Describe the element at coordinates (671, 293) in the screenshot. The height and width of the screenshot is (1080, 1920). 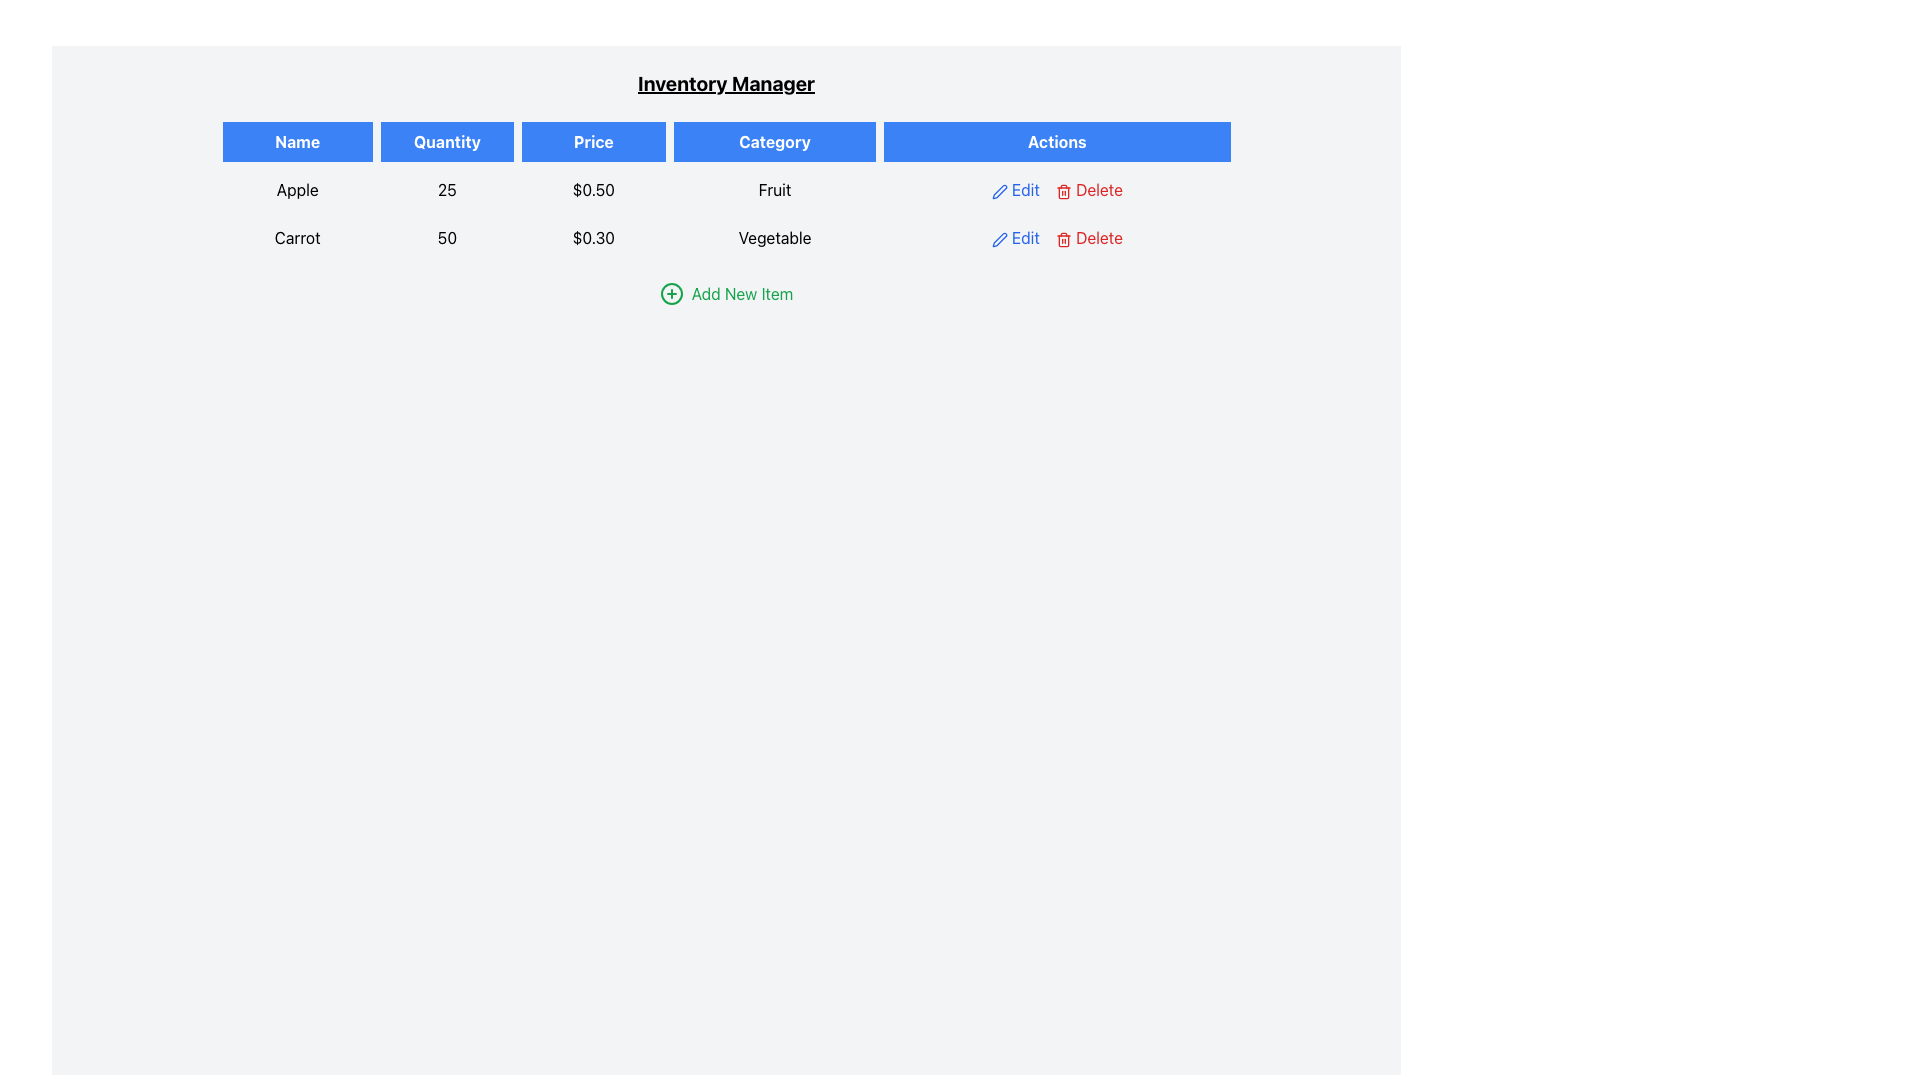
I see `the green '+' icon within the 'Add New Item' button to initiate the addition process` at that location.